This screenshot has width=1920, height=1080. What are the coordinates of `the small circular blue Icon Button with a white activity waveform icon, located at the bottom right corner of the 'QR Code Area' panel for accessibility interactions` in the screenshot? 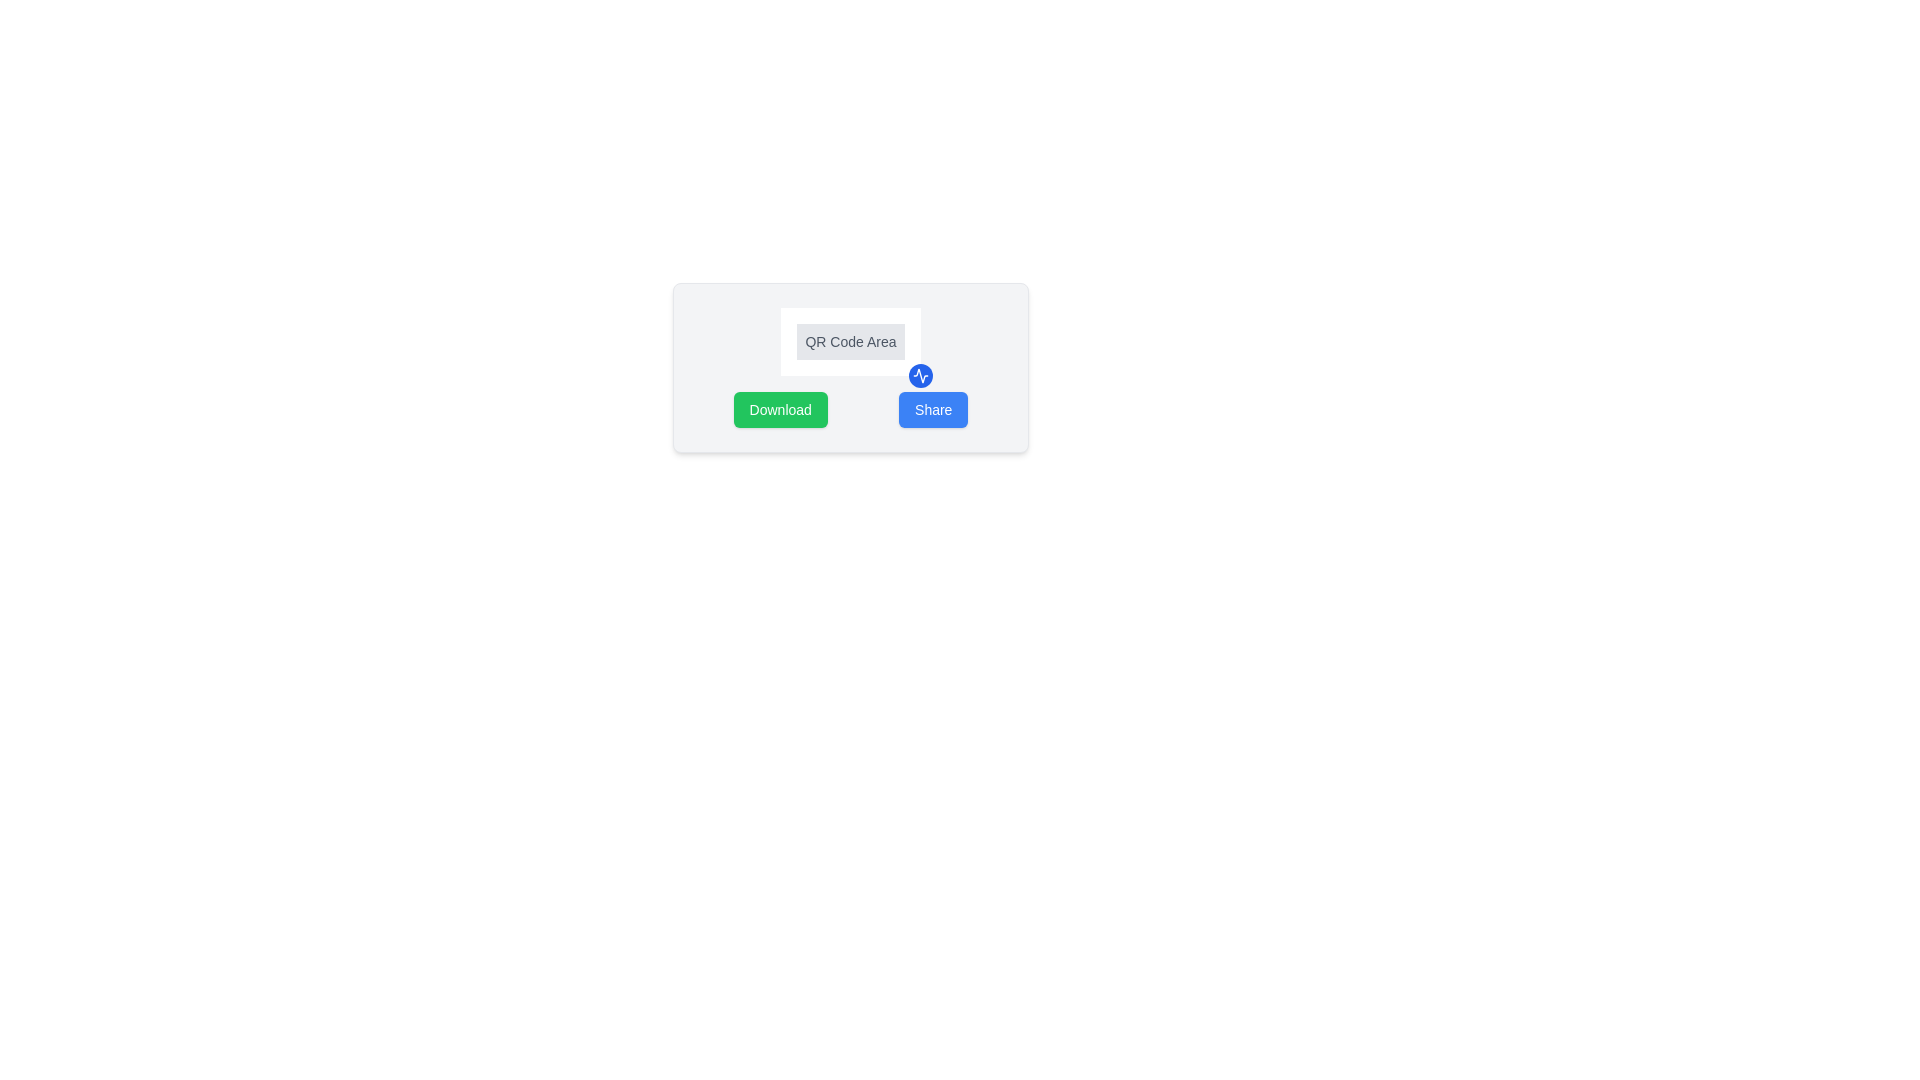 It's located at (919, 375).